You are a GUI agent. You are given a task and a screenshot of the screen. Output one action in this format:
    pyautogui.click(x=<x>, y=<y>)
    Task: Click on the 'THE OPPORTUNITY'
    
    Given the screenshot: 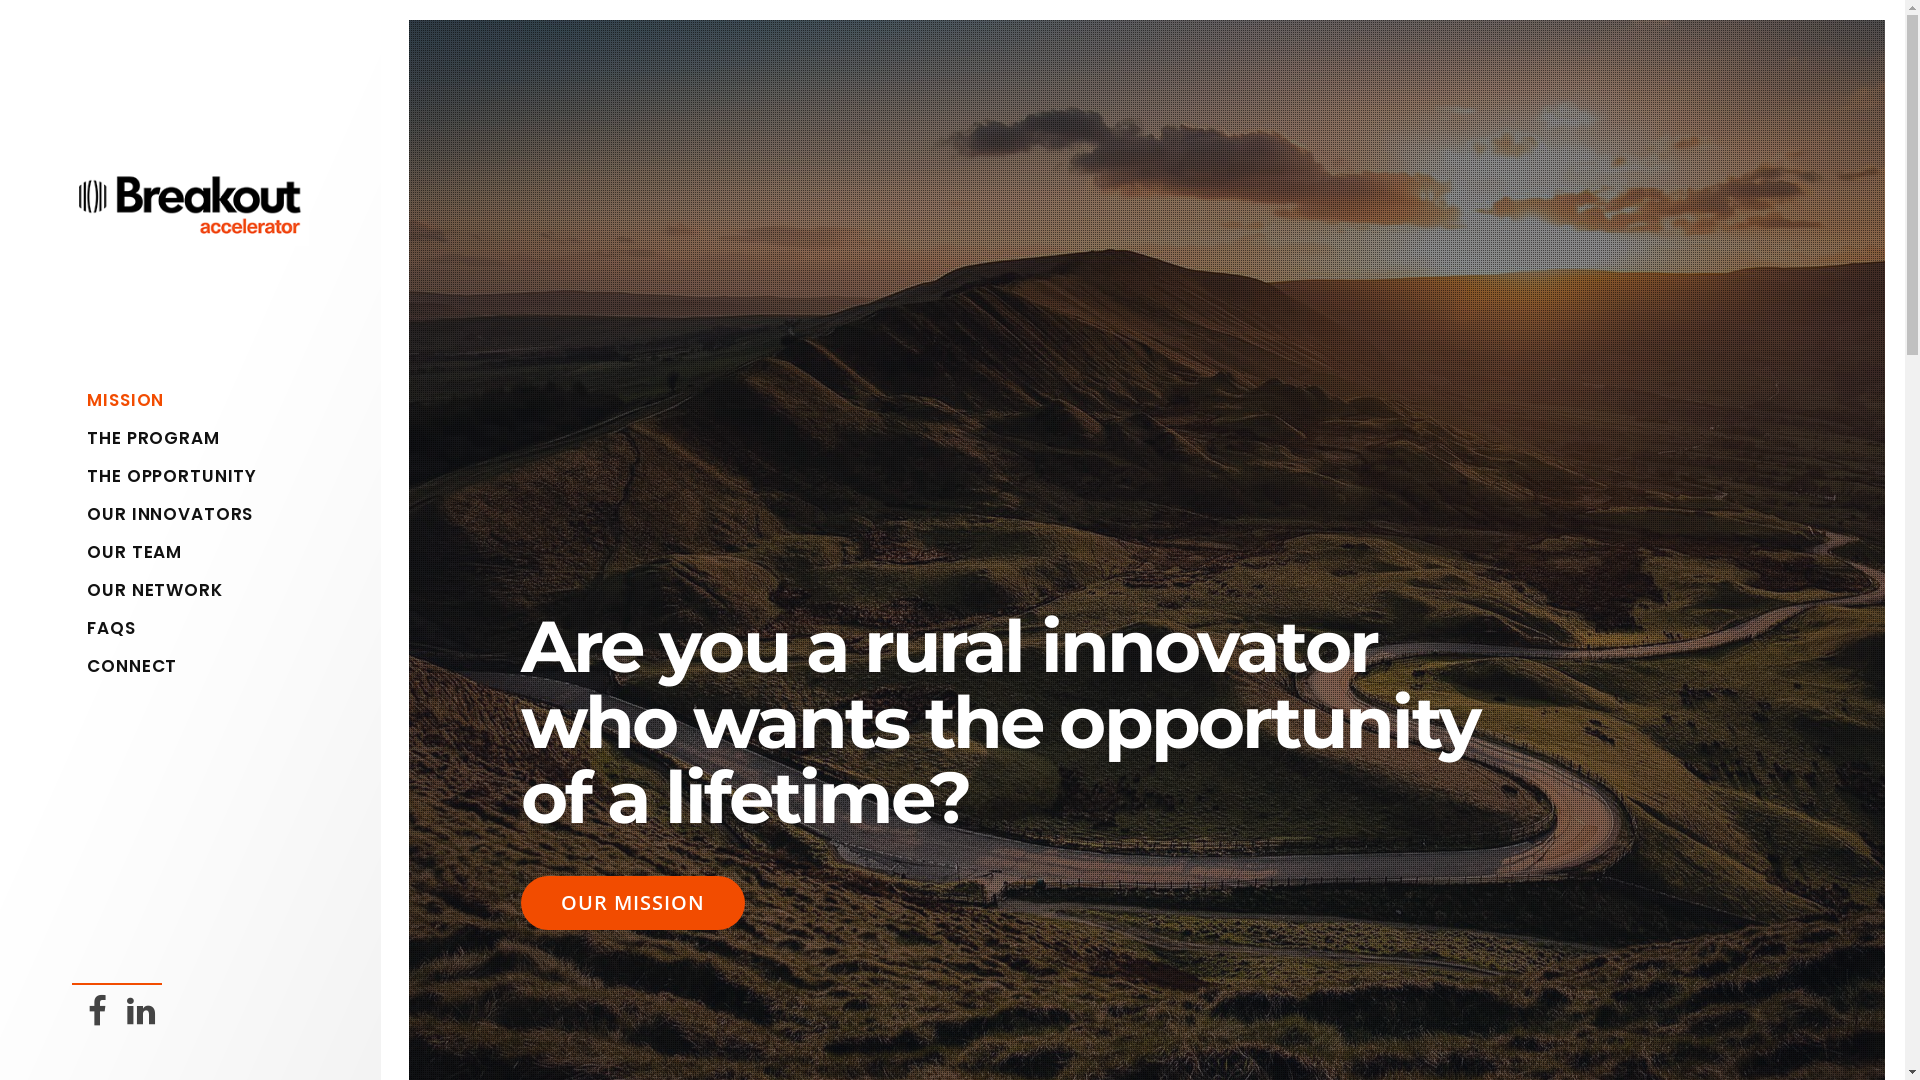 What is the action you would take?
    pyautogui.click(x=197, y=475)
    